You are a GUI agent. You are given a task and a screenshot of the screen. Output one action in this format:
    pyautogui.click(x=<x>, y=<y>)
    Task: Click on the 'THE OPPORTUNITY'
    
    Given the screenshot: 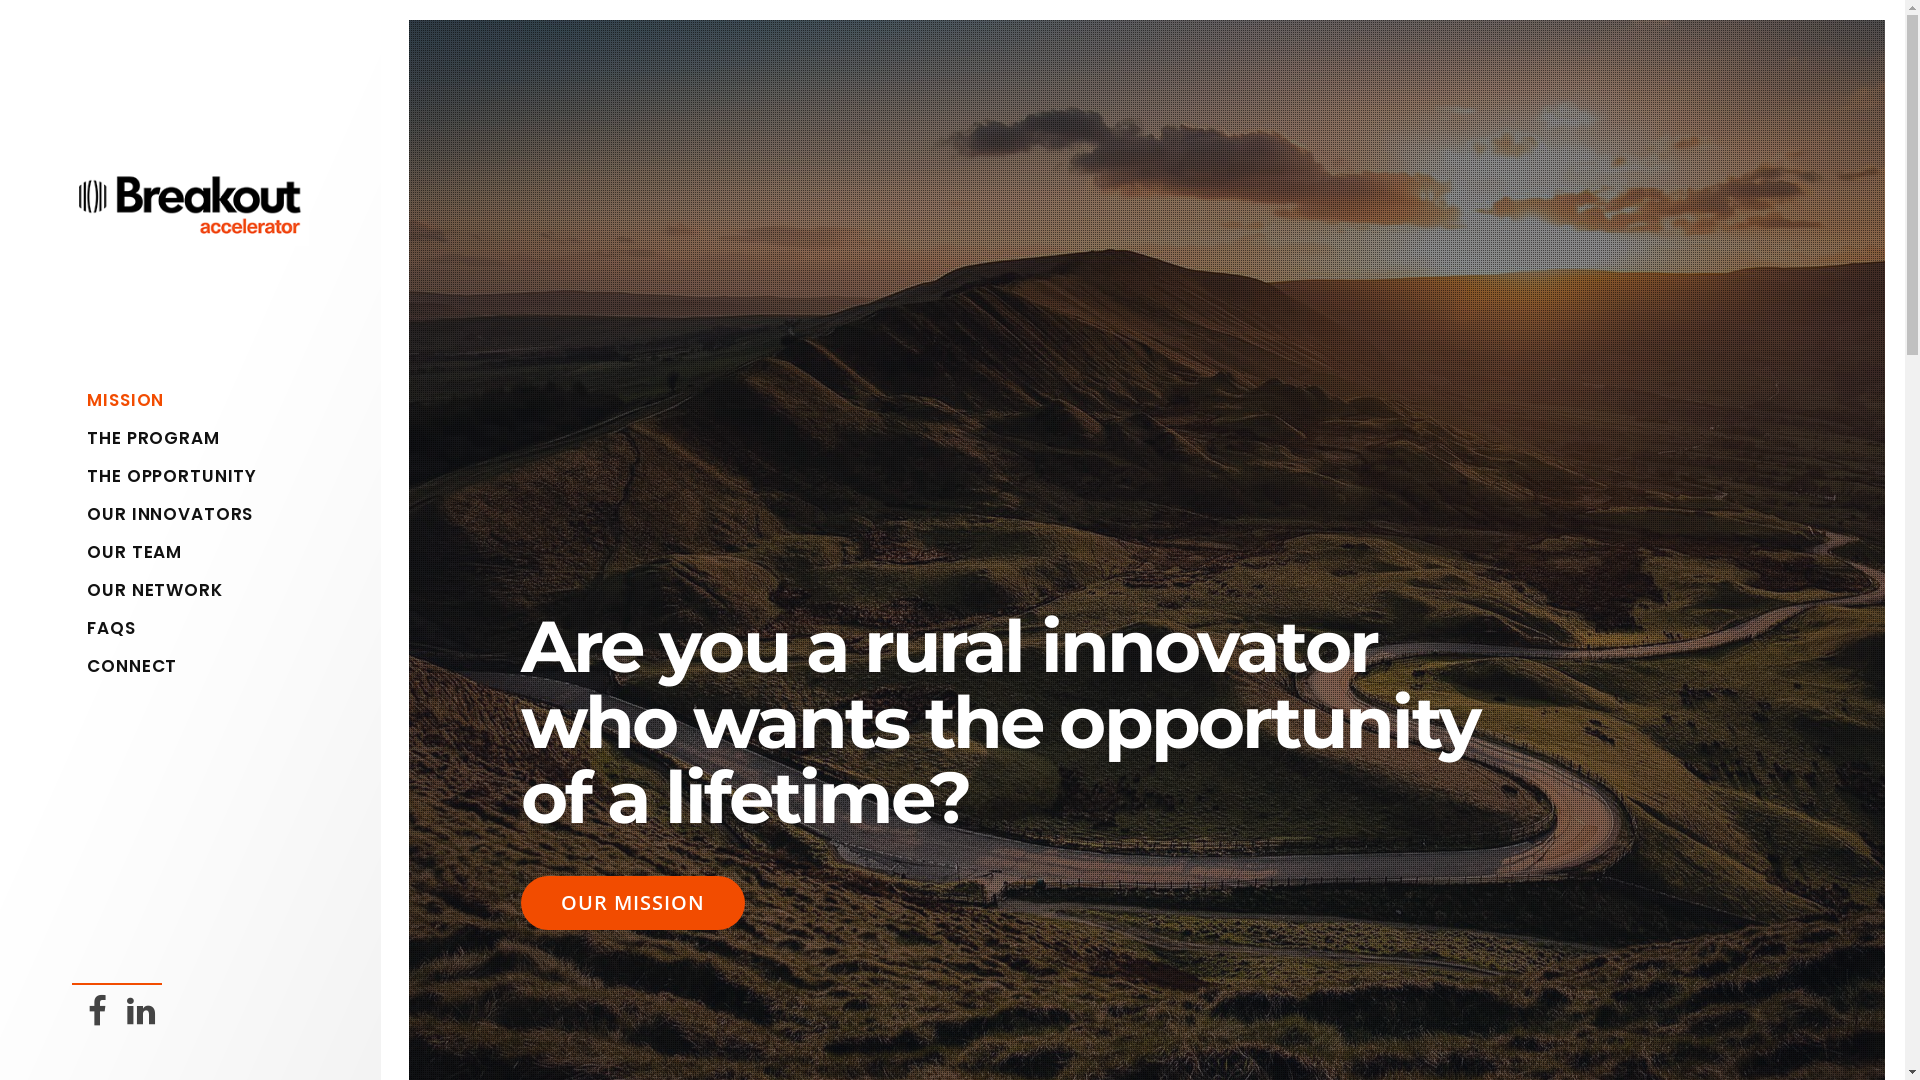 What is the action you would take?
    pyautogui.click(x=197, y=475)
    